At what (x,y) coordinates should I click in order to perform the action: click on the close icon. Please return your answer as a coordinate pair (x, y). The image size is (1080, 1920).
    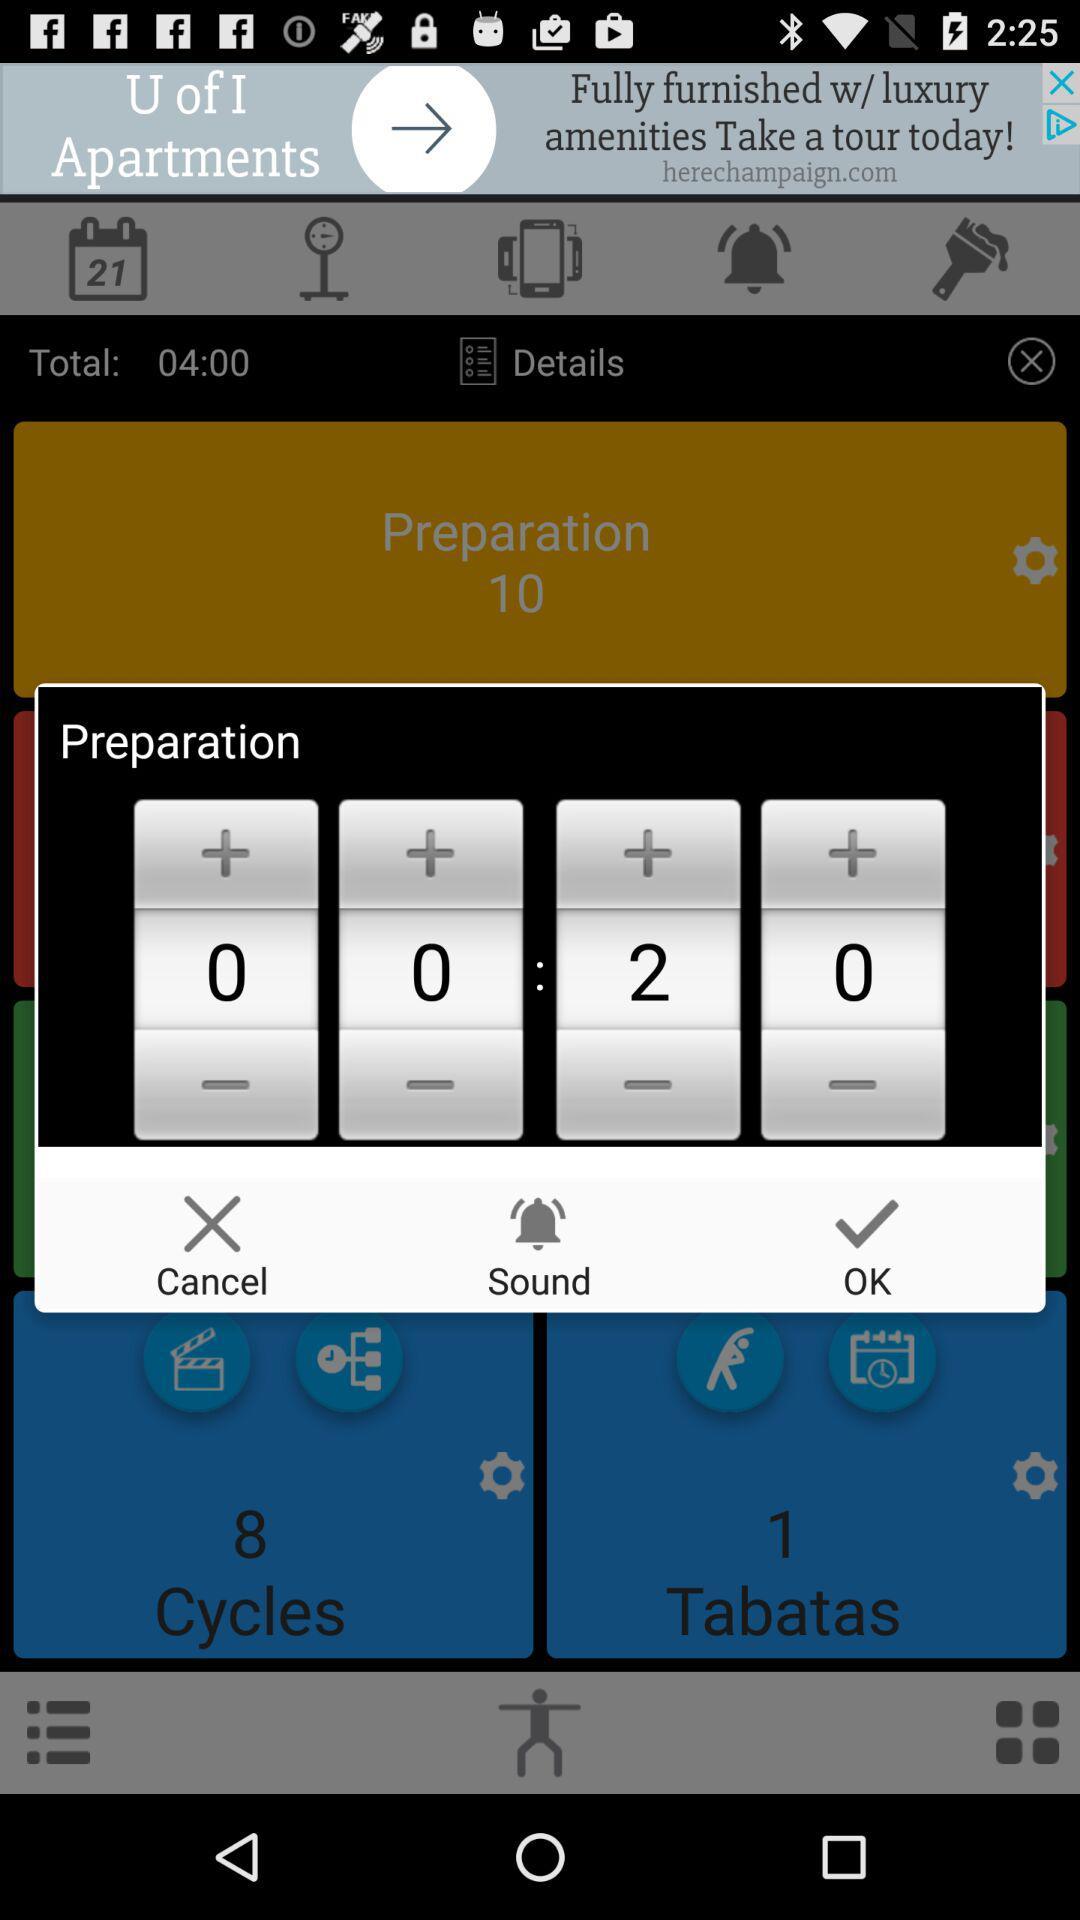
    Looking at the image, I should click on (1031, 386).